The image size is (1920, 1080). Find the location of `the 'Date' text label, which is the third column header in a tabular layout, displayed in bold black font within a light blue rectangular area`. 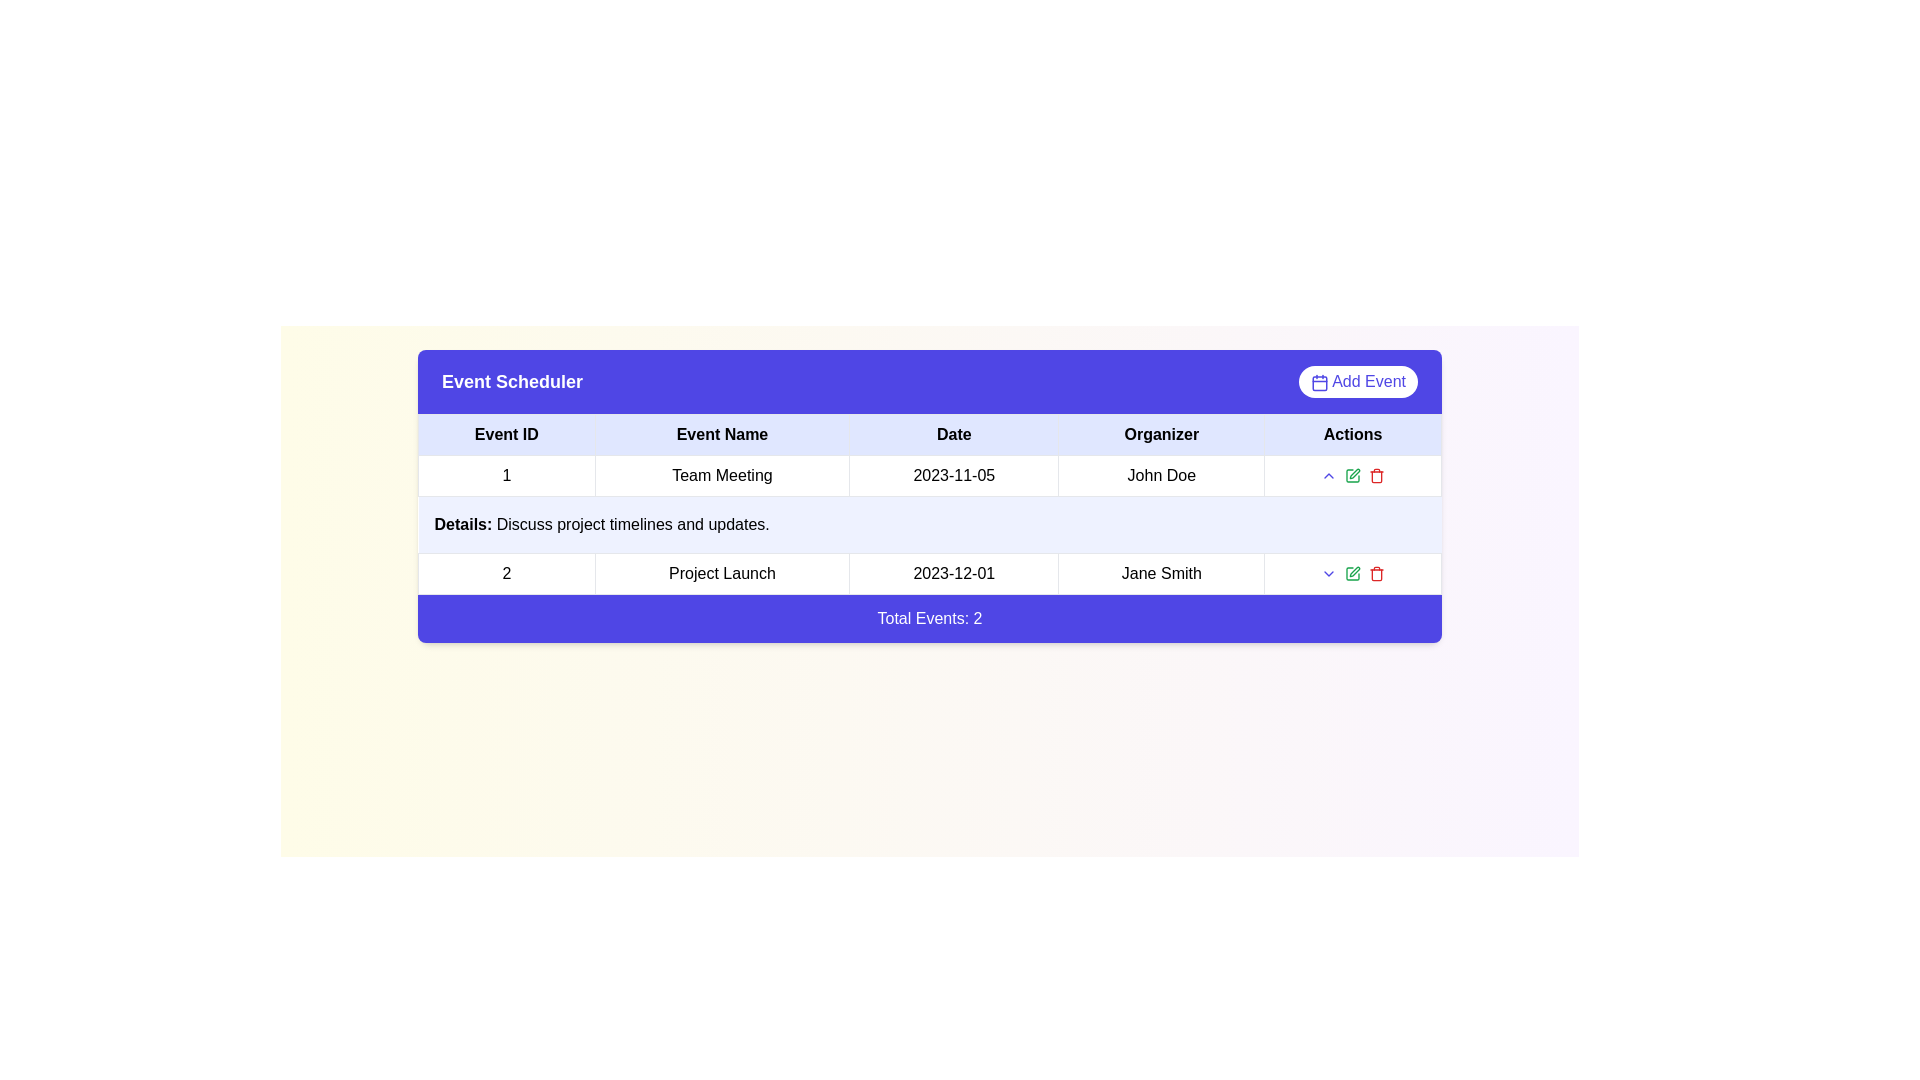

the 'Date' text label, which is the third column header in a tabular layout, displayed in bold black font within a light blue rectangular area is located at coordinates (953, 434).